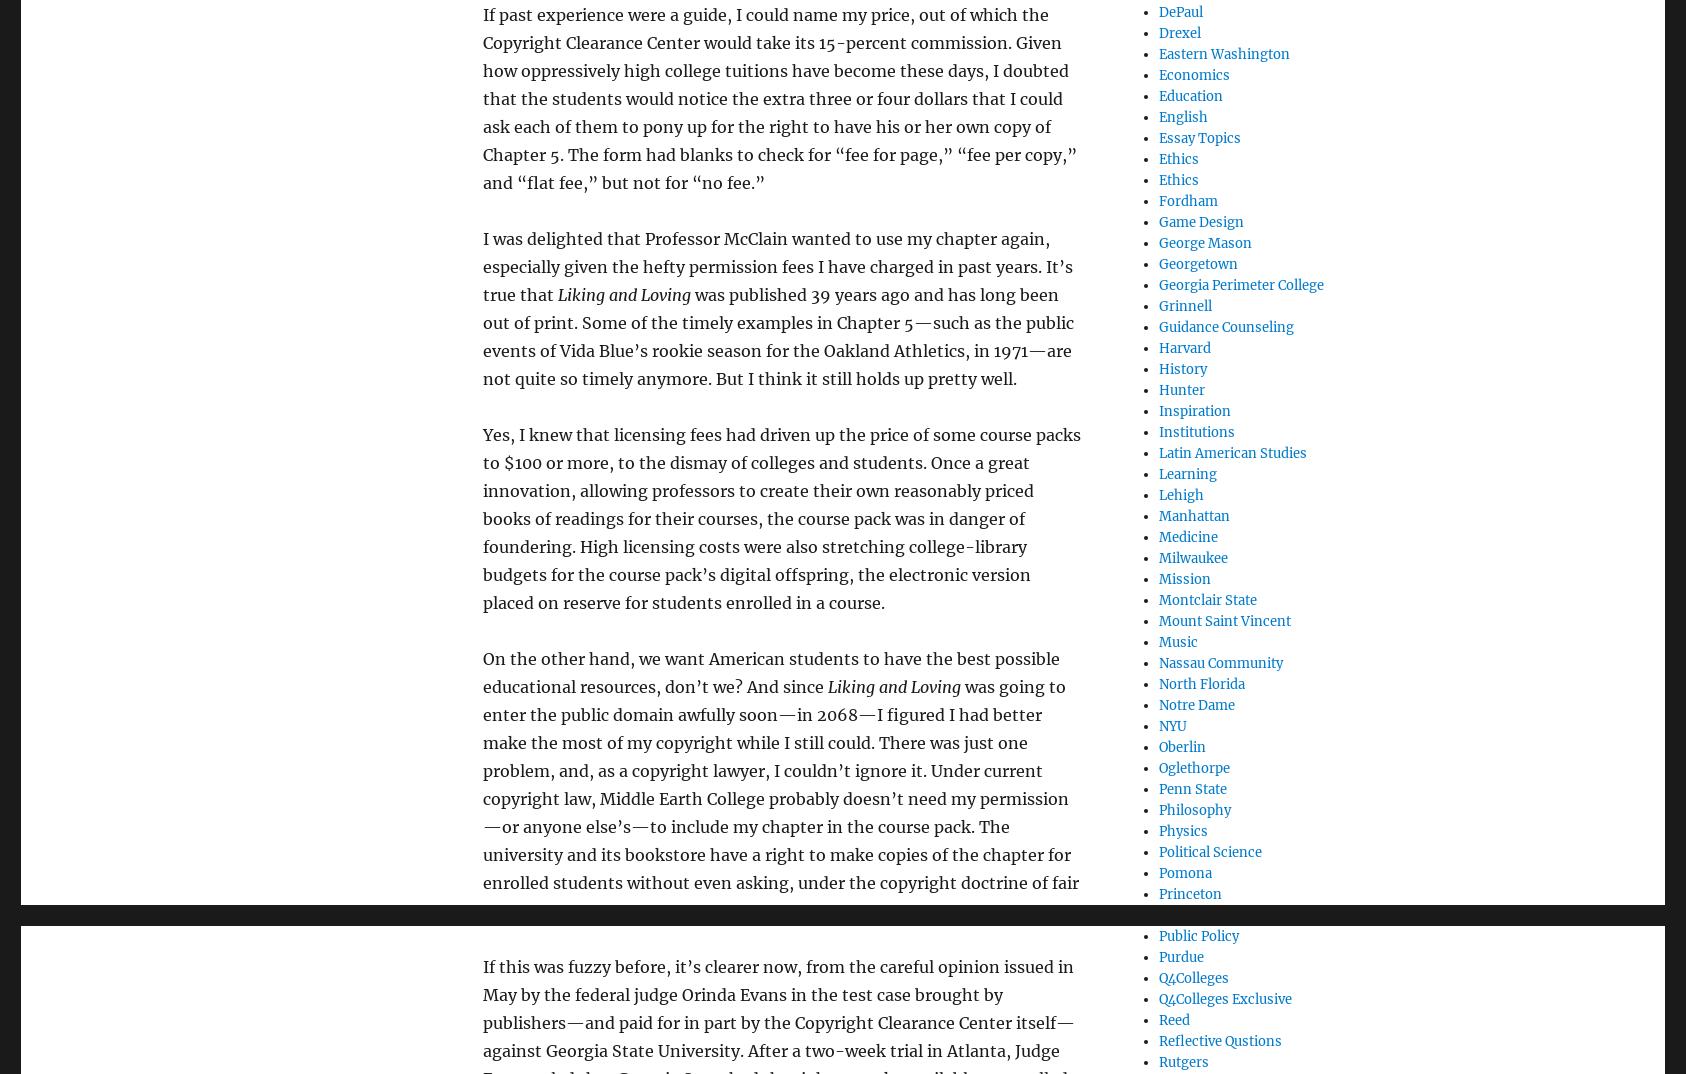 The image size is (1686, 1074). What do you see at coordinates (1184, 871) in the screenshot?
I see `'Pomona'` at bounding box center [1184, 871].